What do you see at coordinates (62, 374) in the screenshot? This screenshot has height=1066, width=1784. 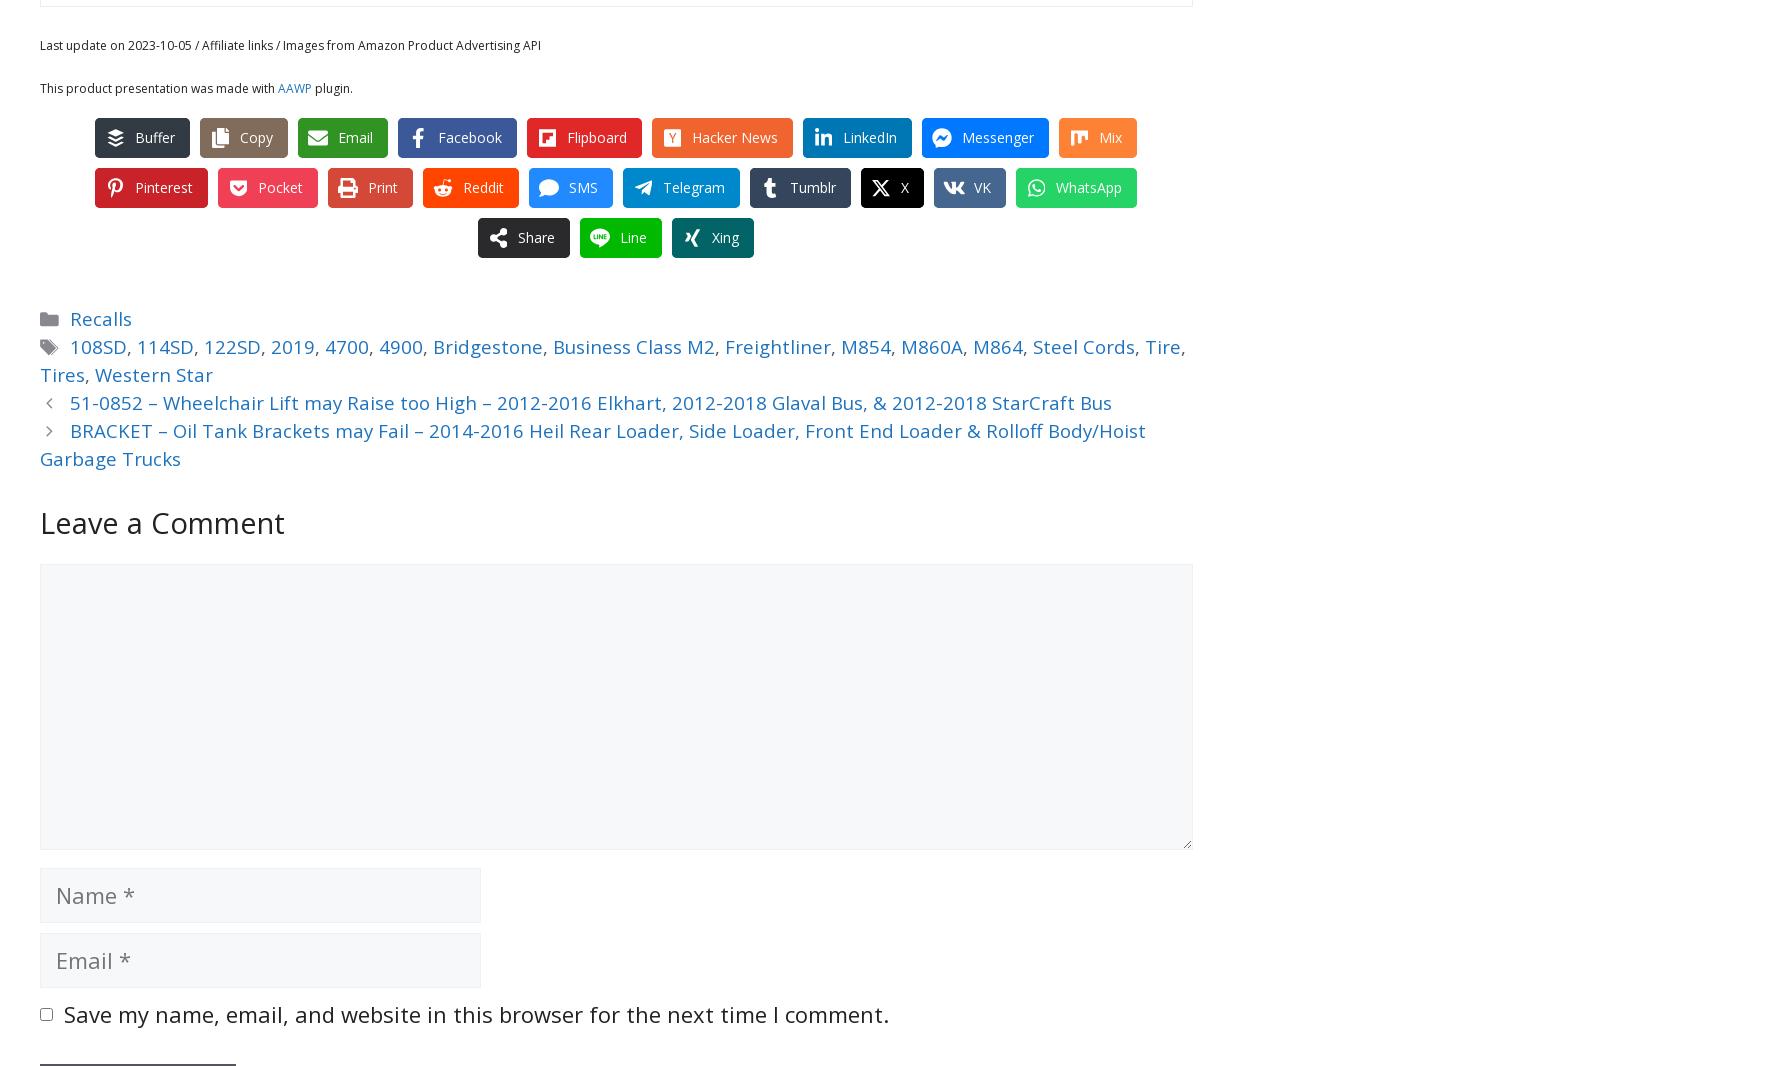 I see `'Tires'` at bounding box center [62, 374].